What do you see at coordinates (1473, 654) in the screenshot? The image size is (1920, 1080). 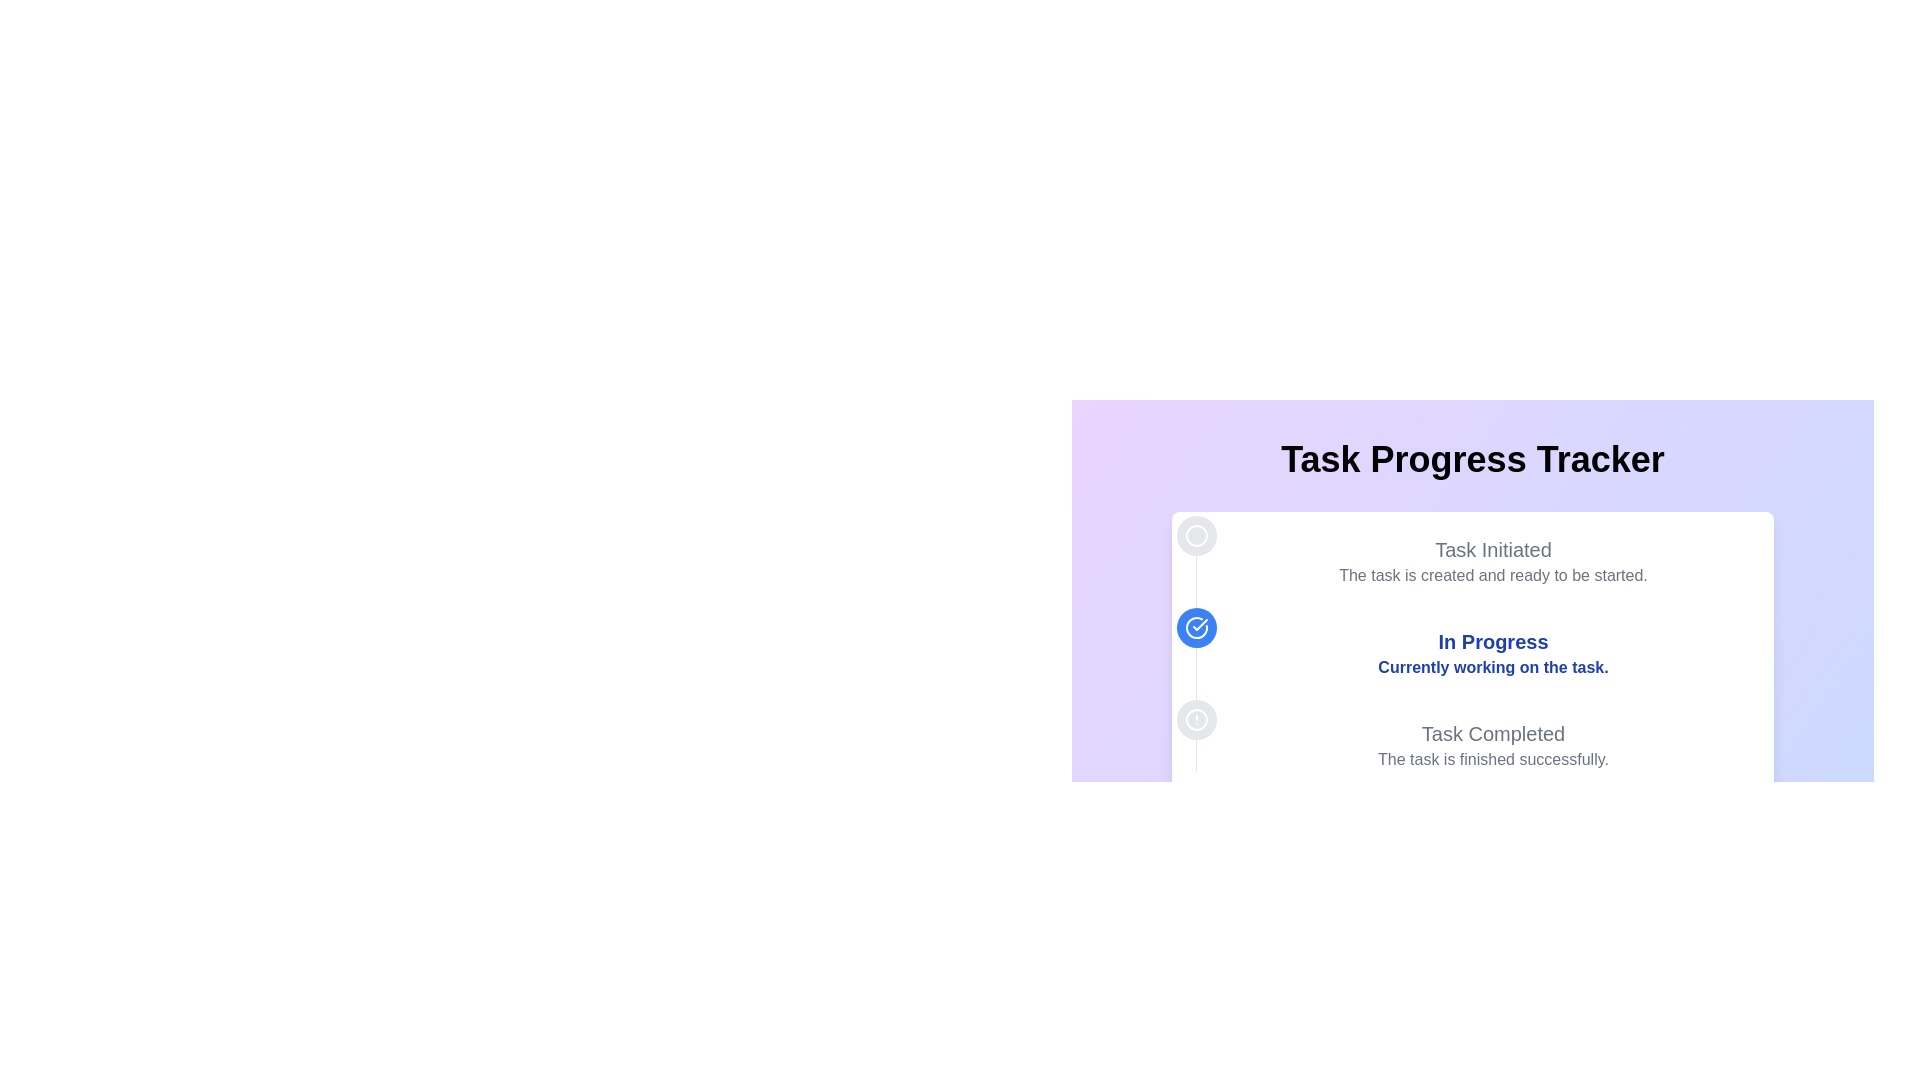 I see `the Informational text block displaying 'In Progress' and 'Currently working on the task', which is the second milestone in the vertical list of progress points` at bounding box center [1473, 654].